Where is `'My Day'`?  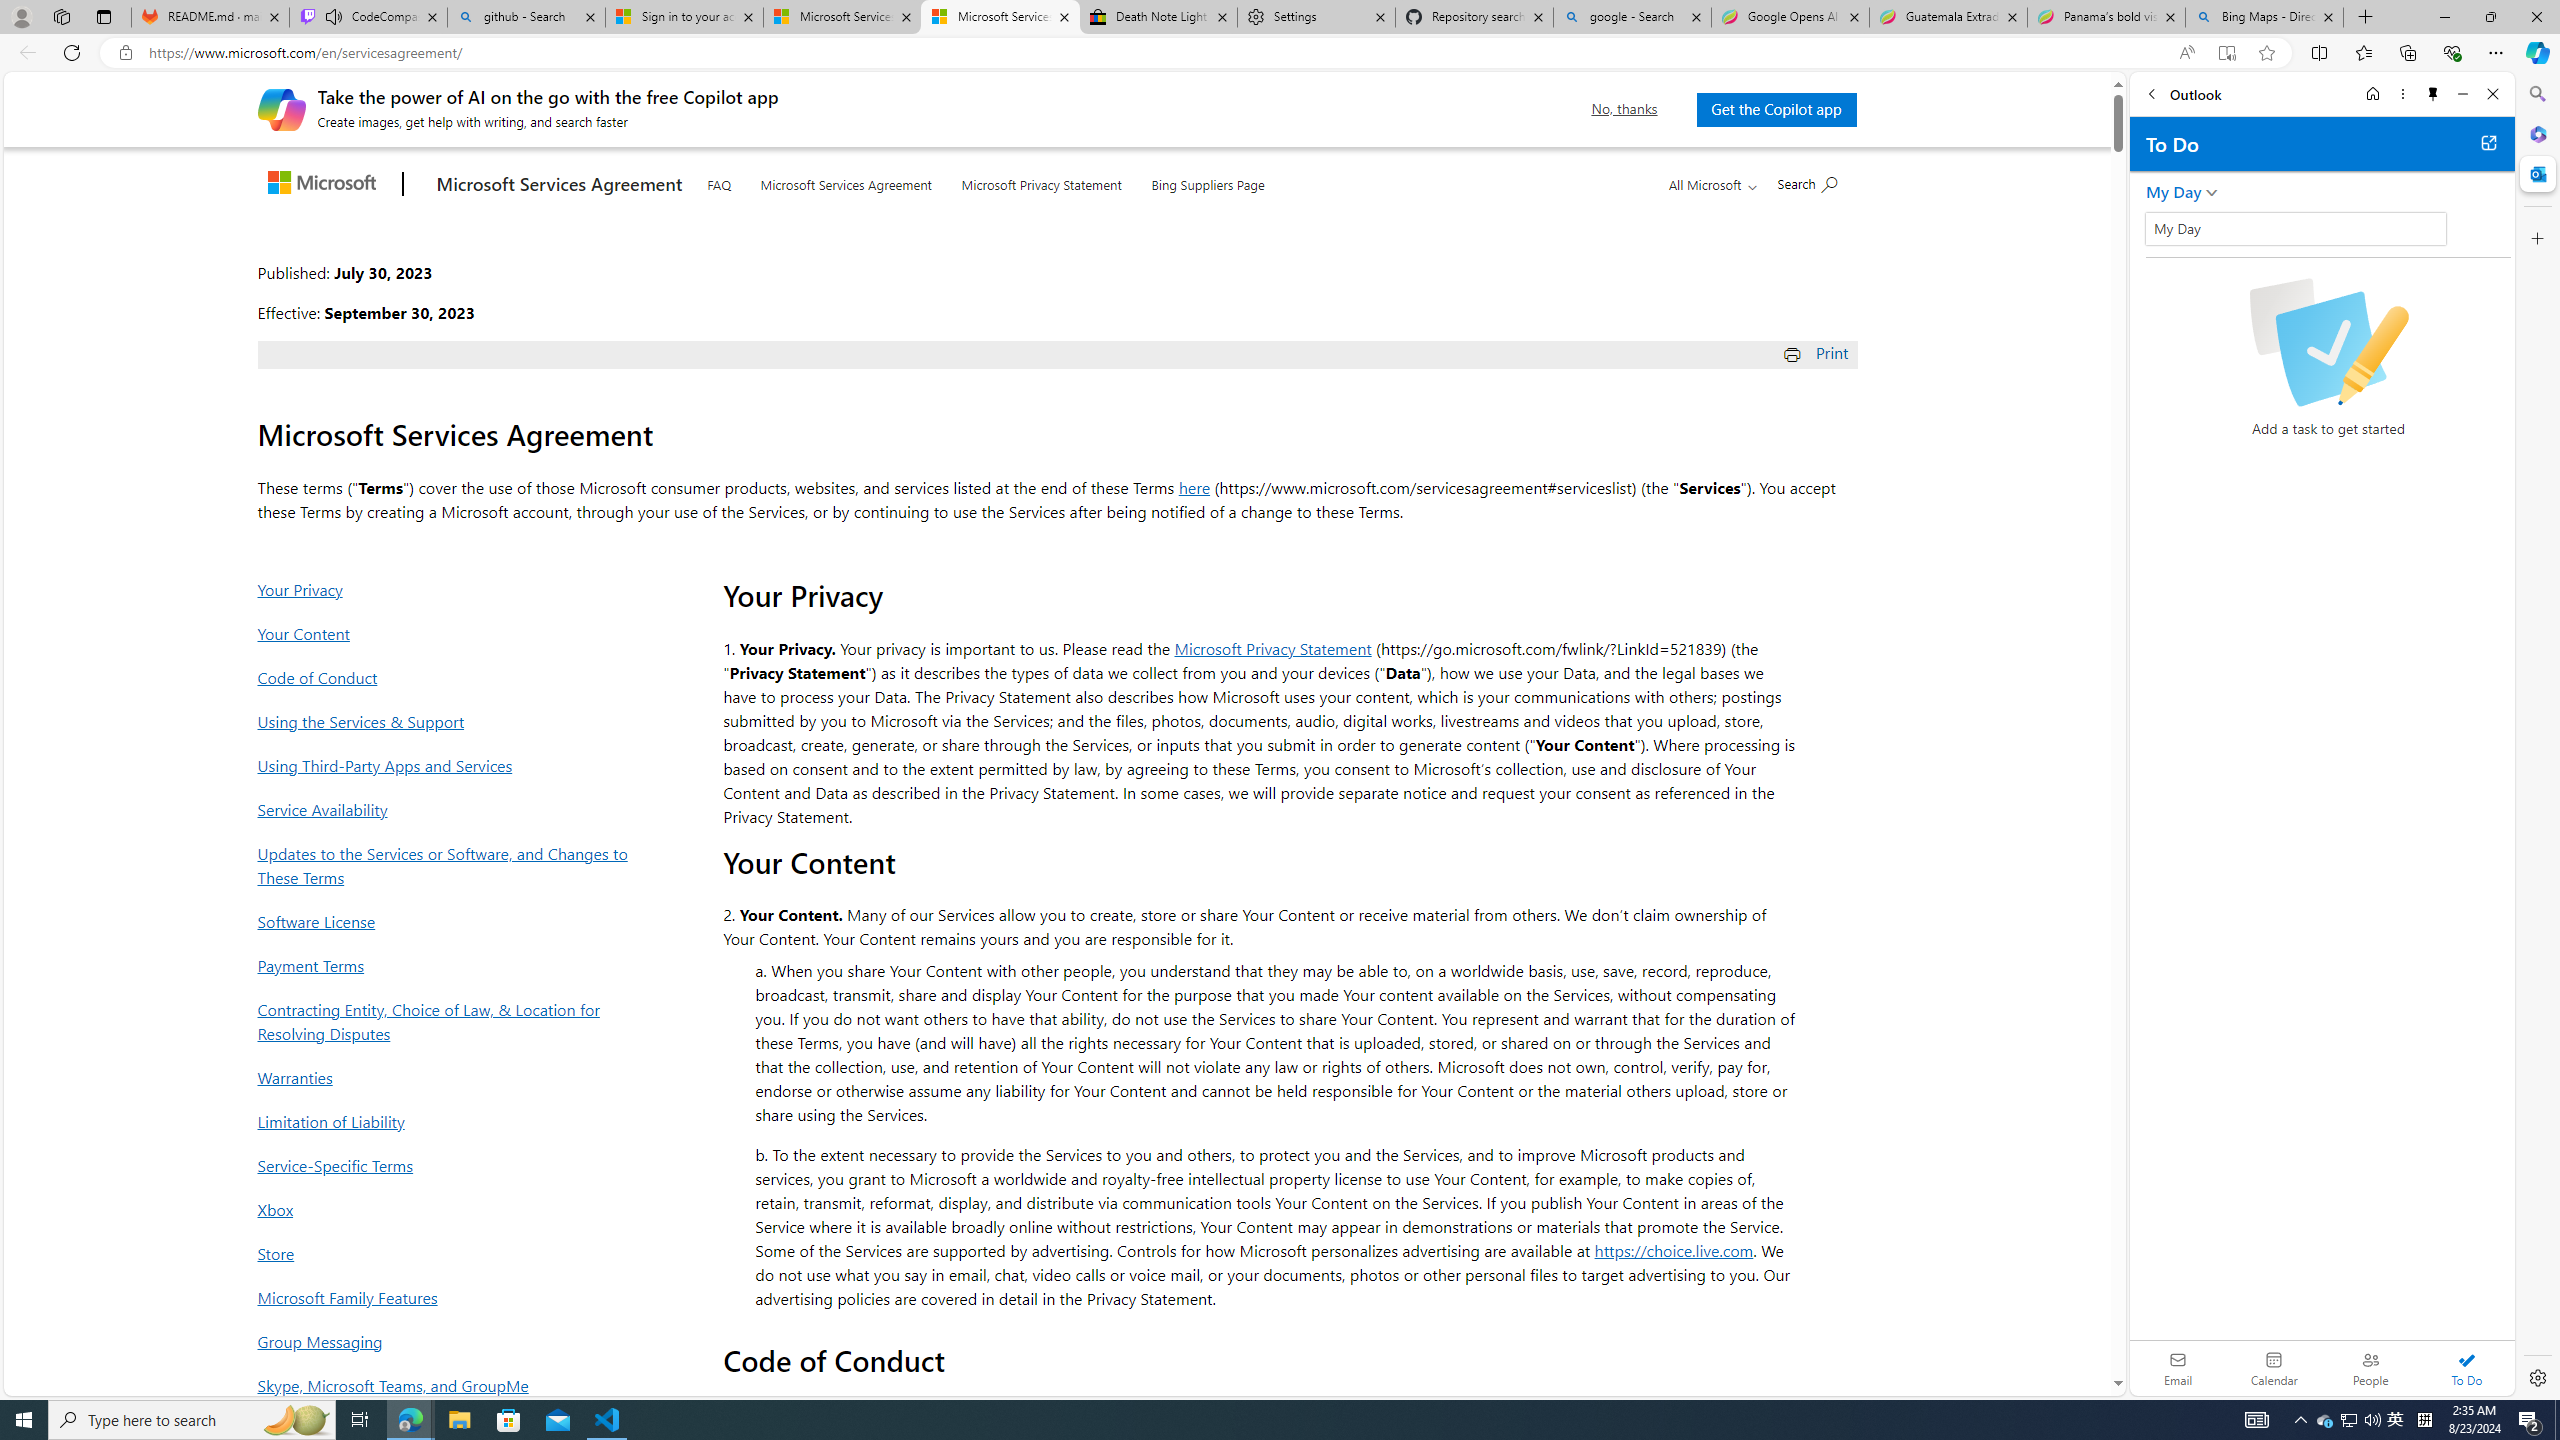
'My Day' is located at coordinates (2295, 227).